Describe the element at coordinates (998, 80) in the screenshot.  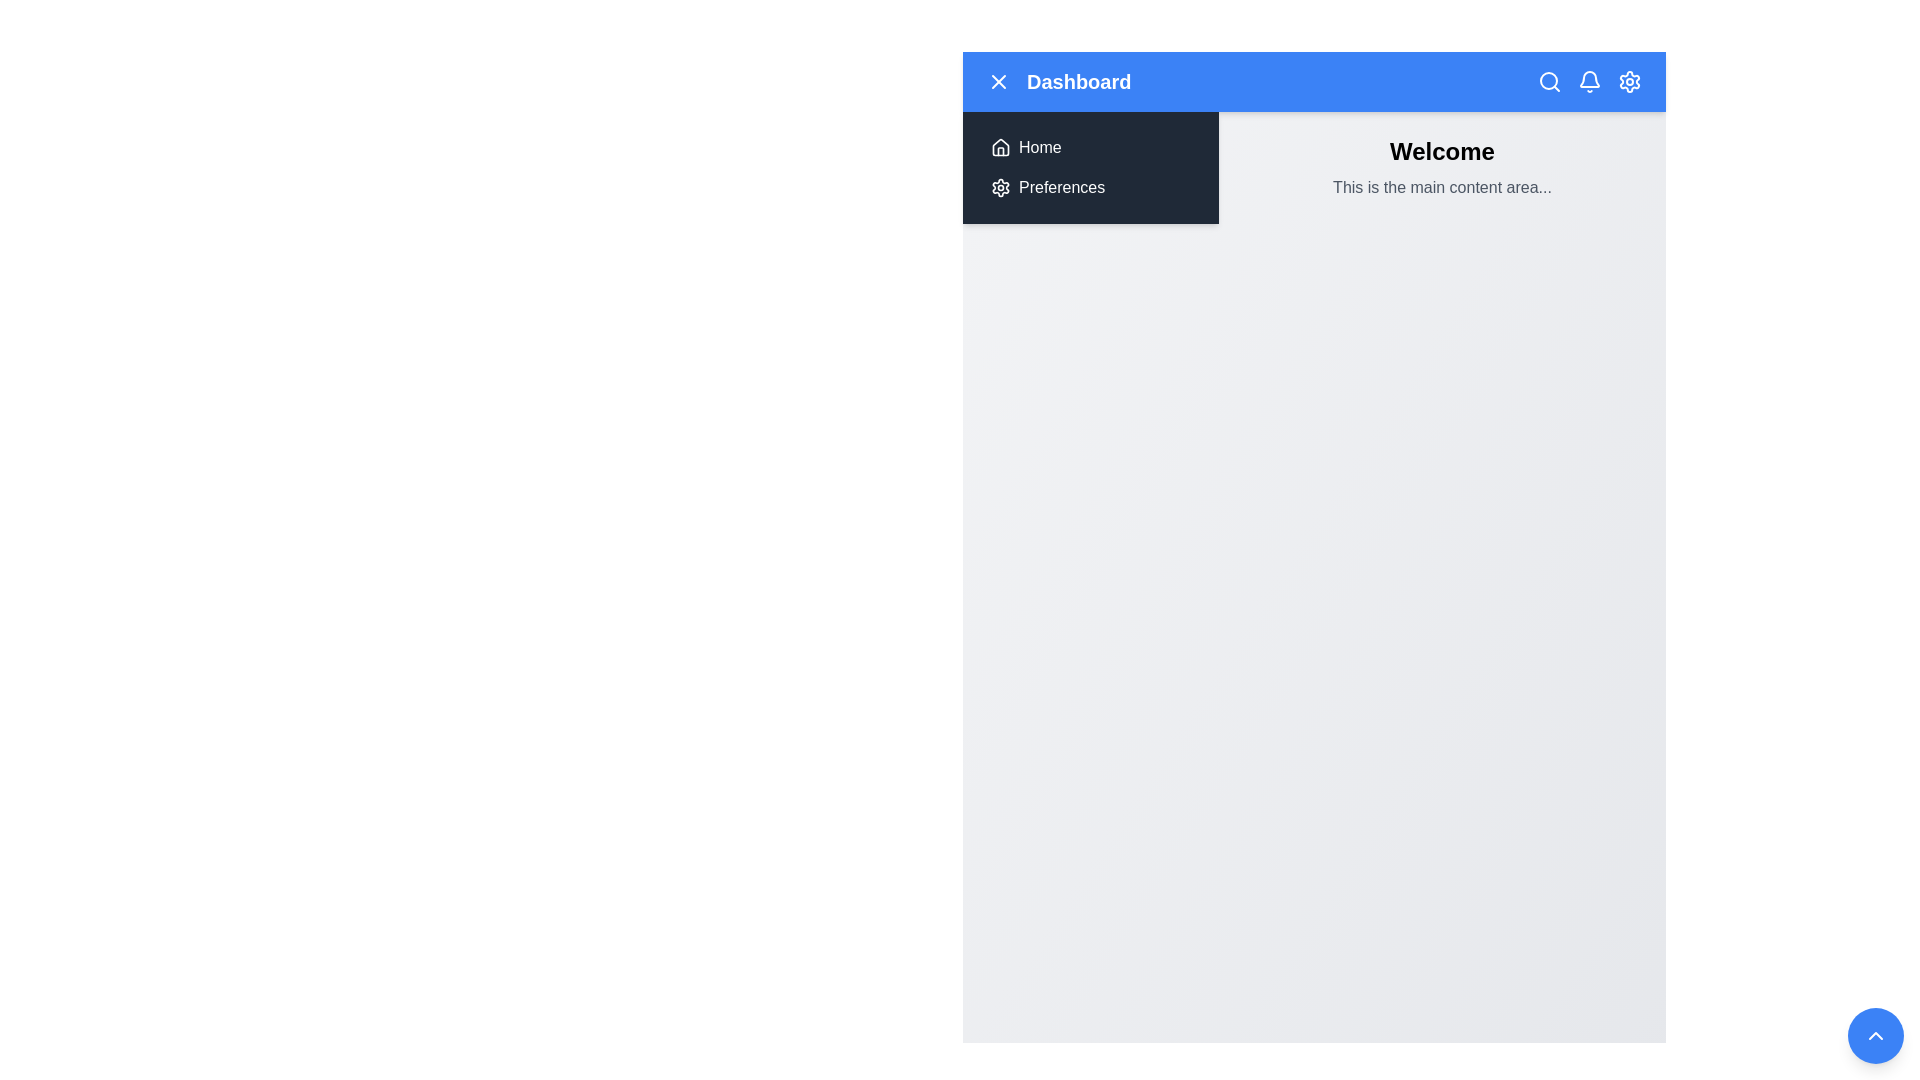
I see `the white 'X' icon button located at the leftmost part of the blue navigation bar` at that location.